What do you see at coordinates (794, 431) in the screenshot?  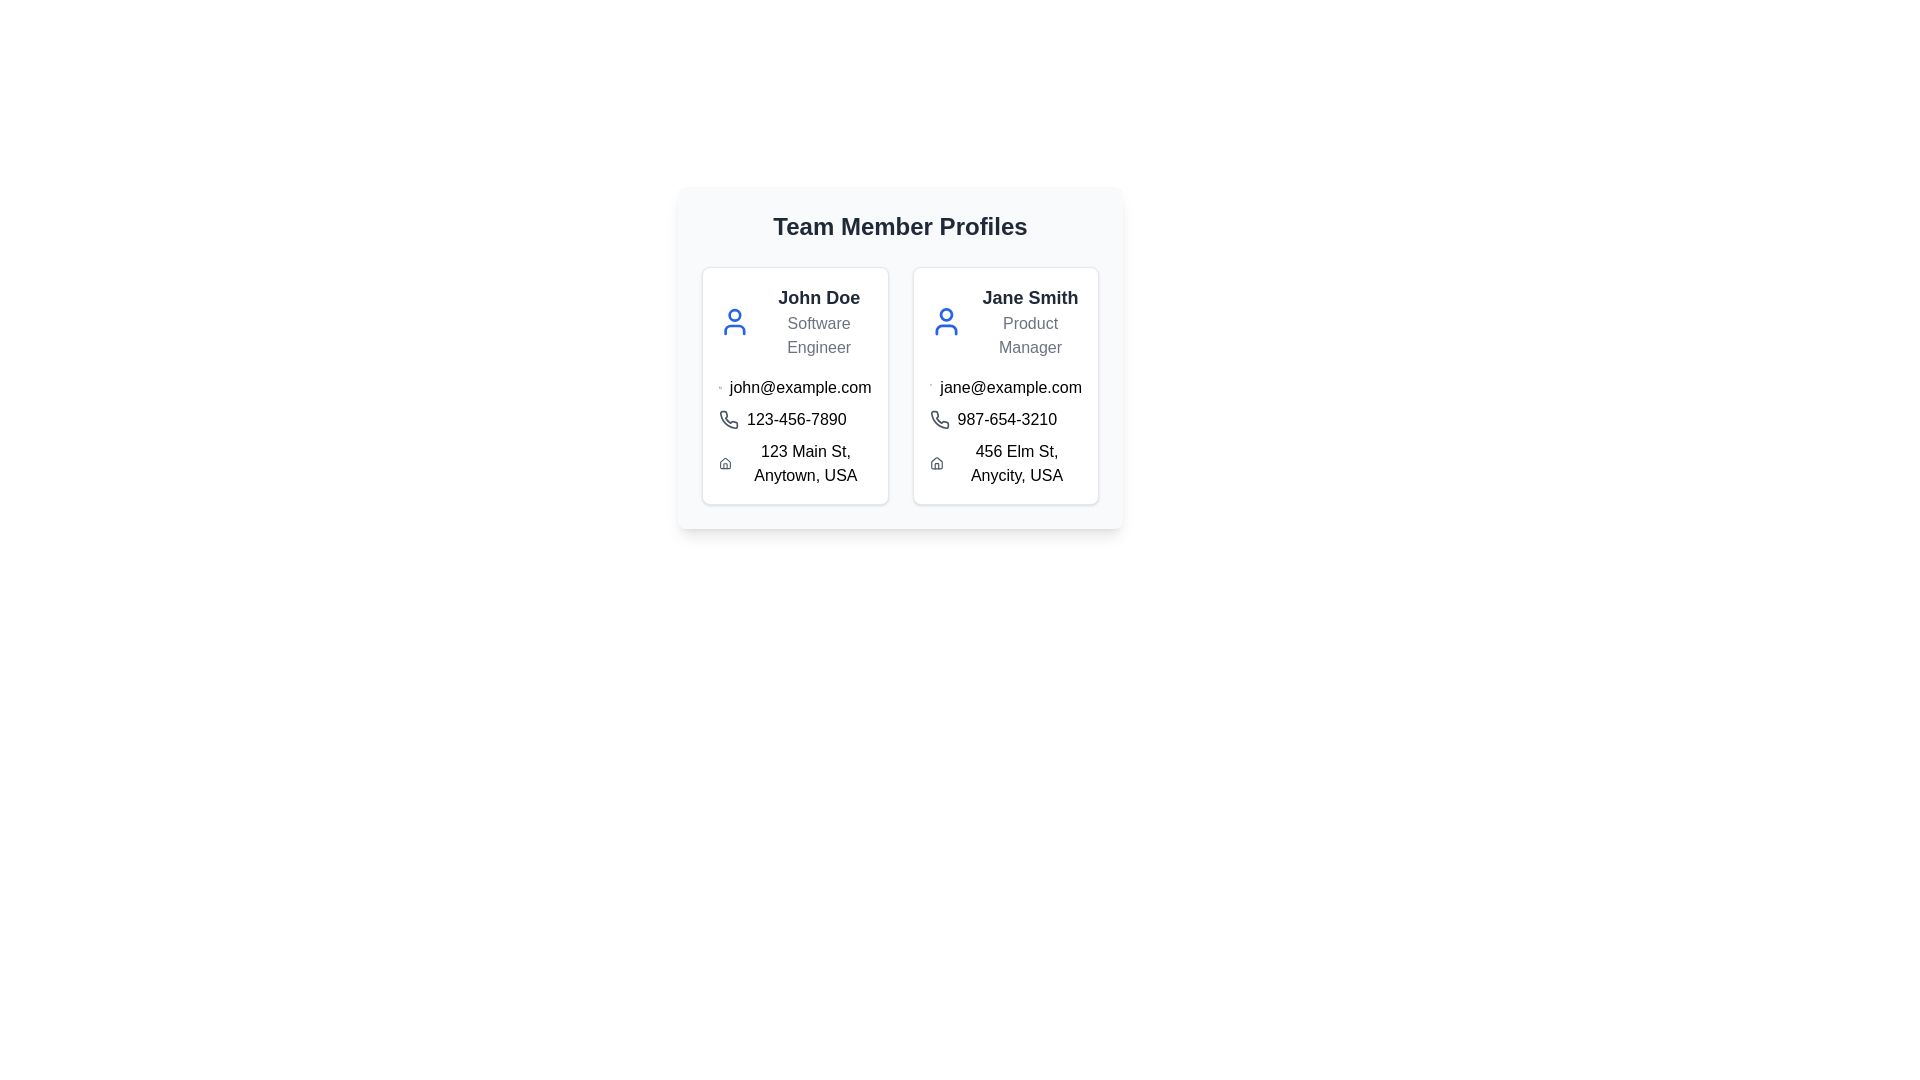 I see `the Contact Information Segment that contains an email address, phone number, and physical address, positioned below the name 'John Doe' and the job title 'Software Engineer'` at bounding box center [794, 431].